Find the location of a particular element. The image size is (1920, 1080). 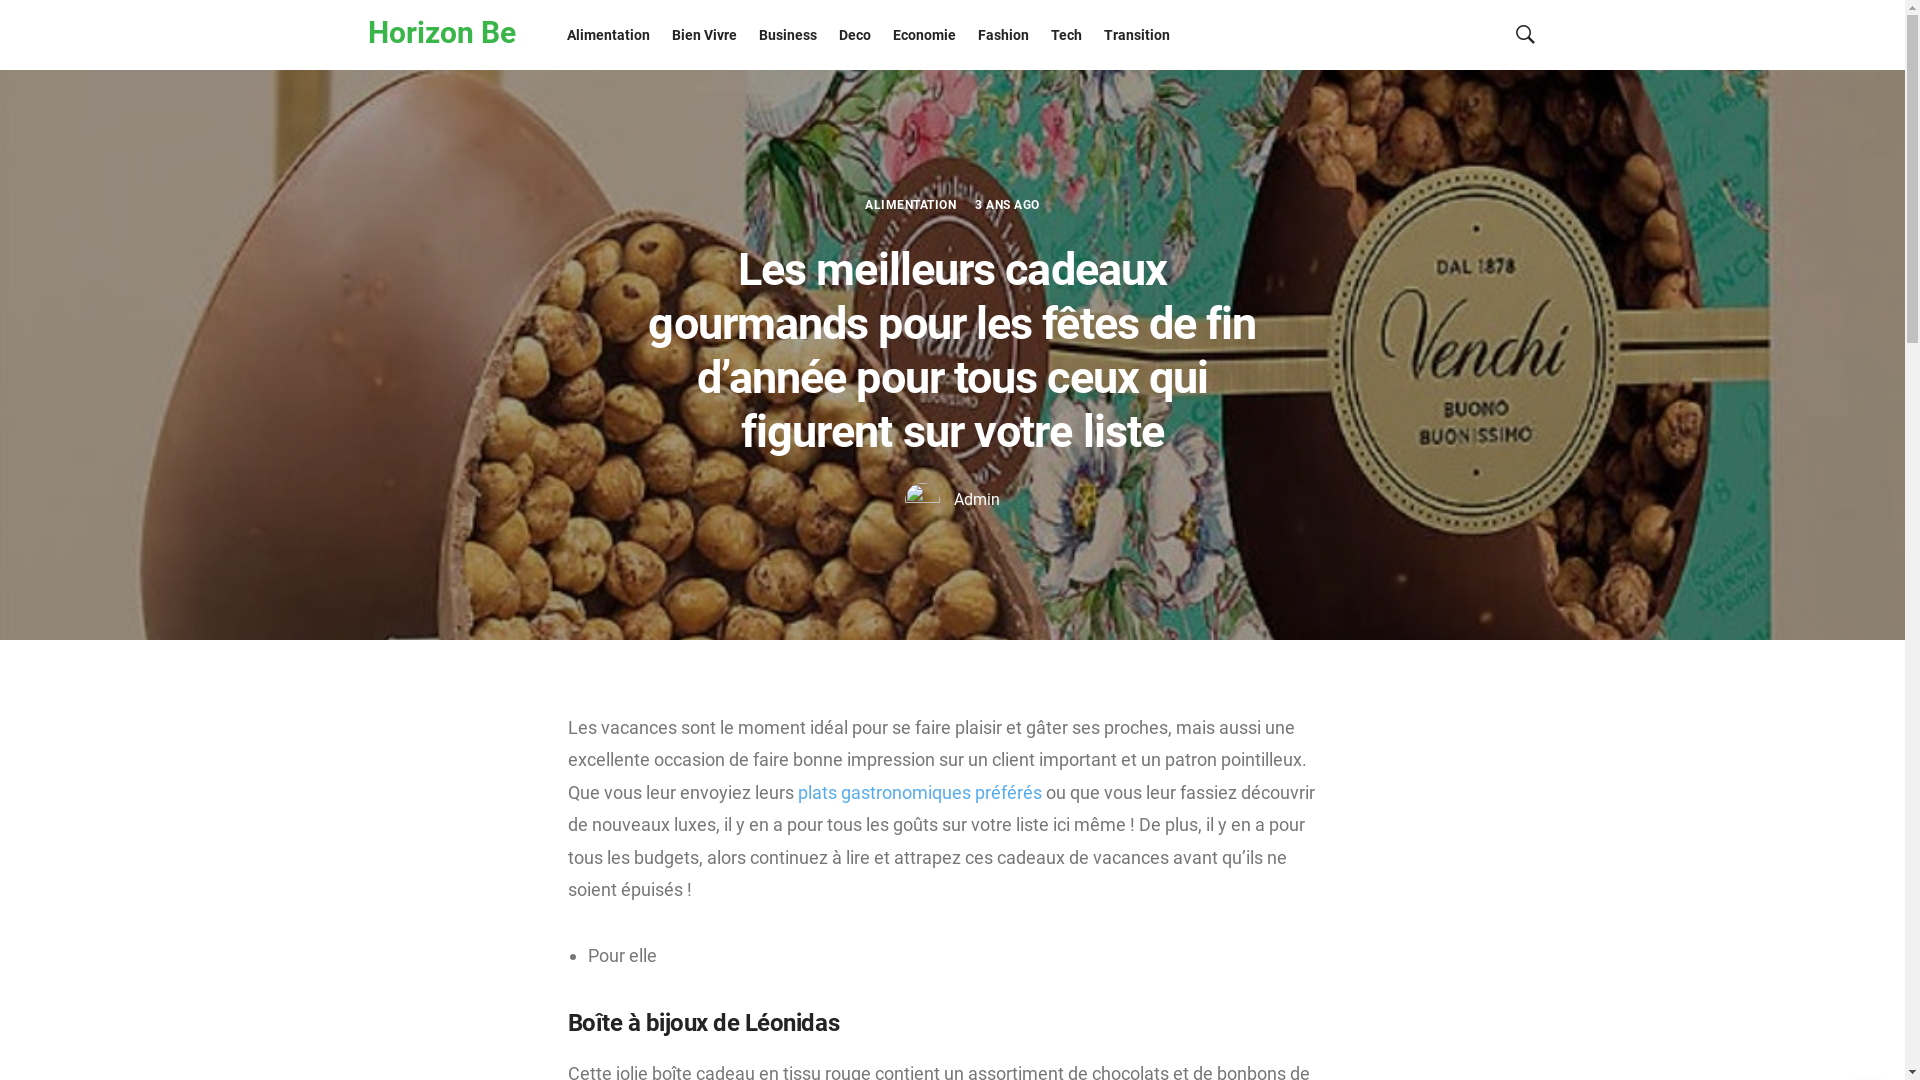

'Transition' is located at coordinates (1136, 34).